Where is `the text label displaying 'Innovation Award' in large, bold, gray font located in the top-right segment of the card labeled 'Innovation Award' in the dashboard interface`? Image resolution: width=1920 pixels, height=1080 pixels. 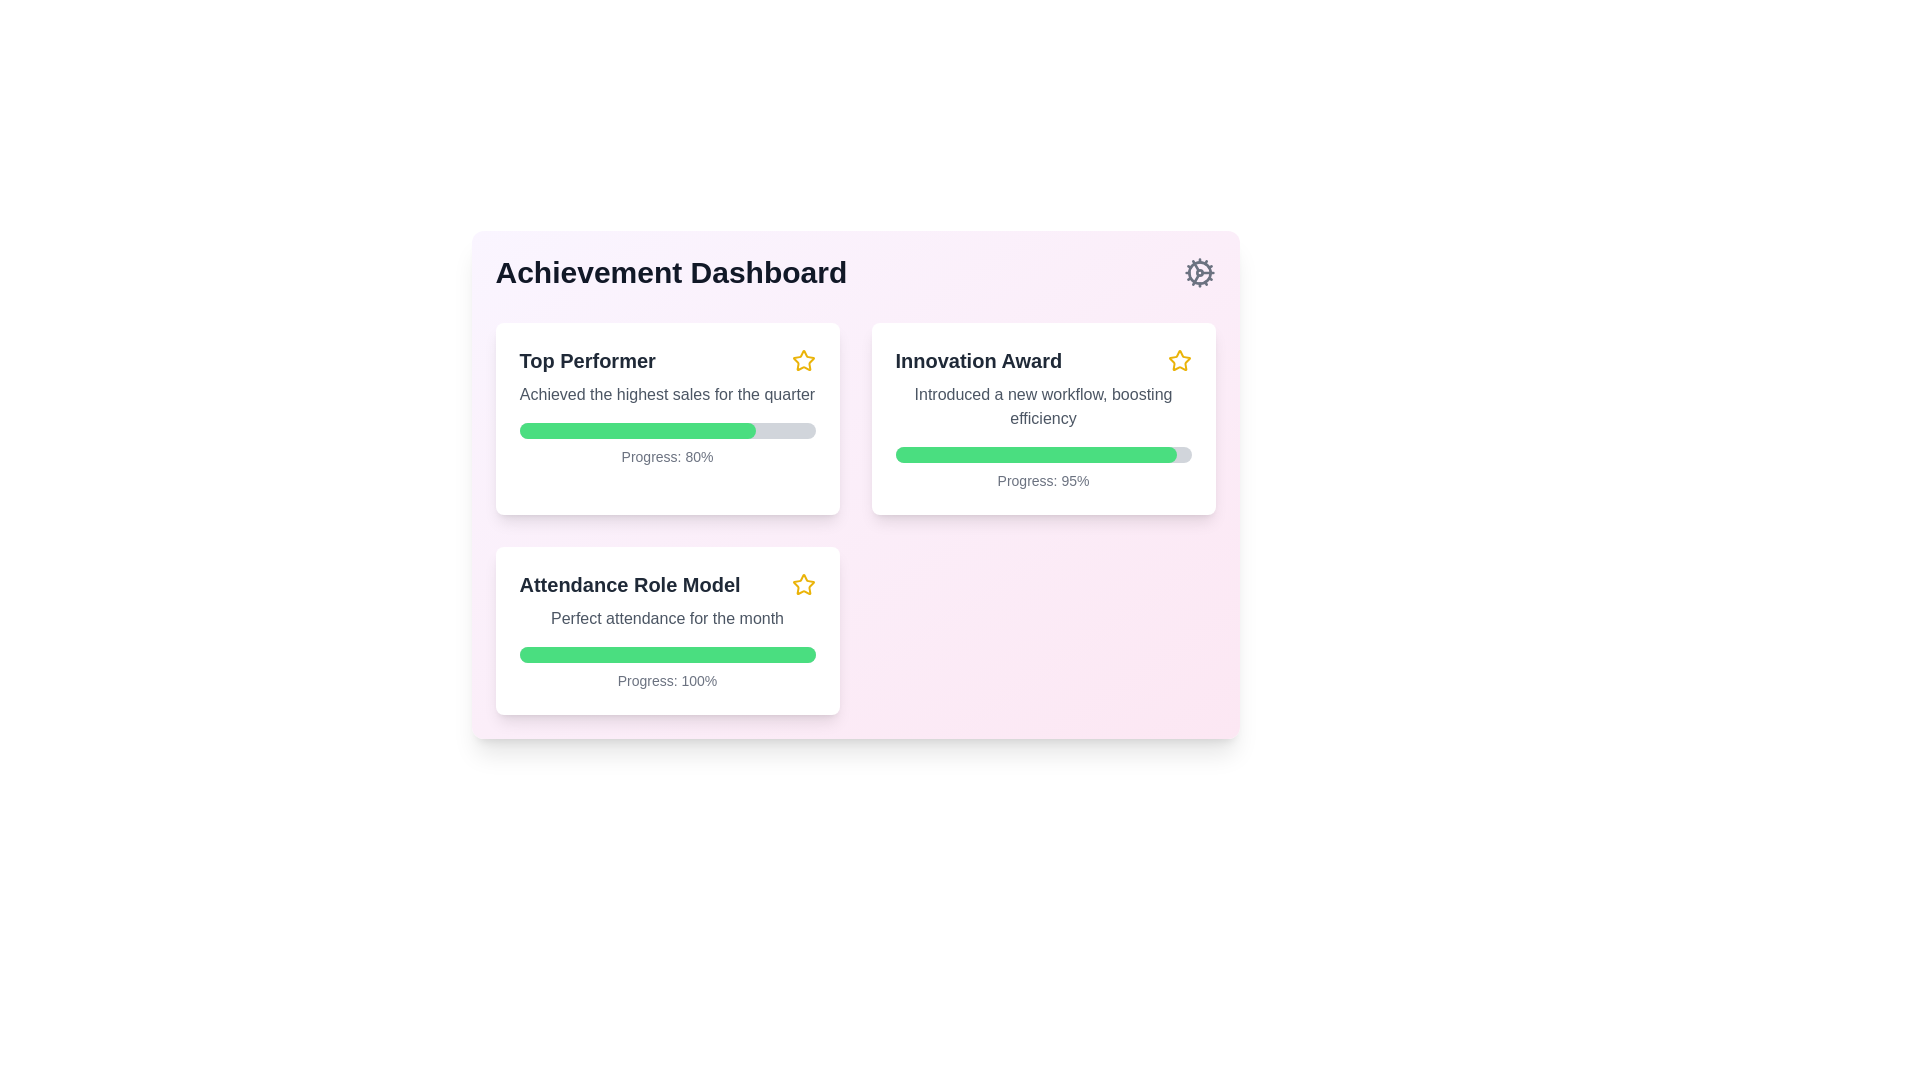 the text label displaying 'Innovation Award' in large, bold, gray font located in the top-right segment of the card labeled 'Innovation Award' in the dashboard interface is located at coordinates (978, 361).